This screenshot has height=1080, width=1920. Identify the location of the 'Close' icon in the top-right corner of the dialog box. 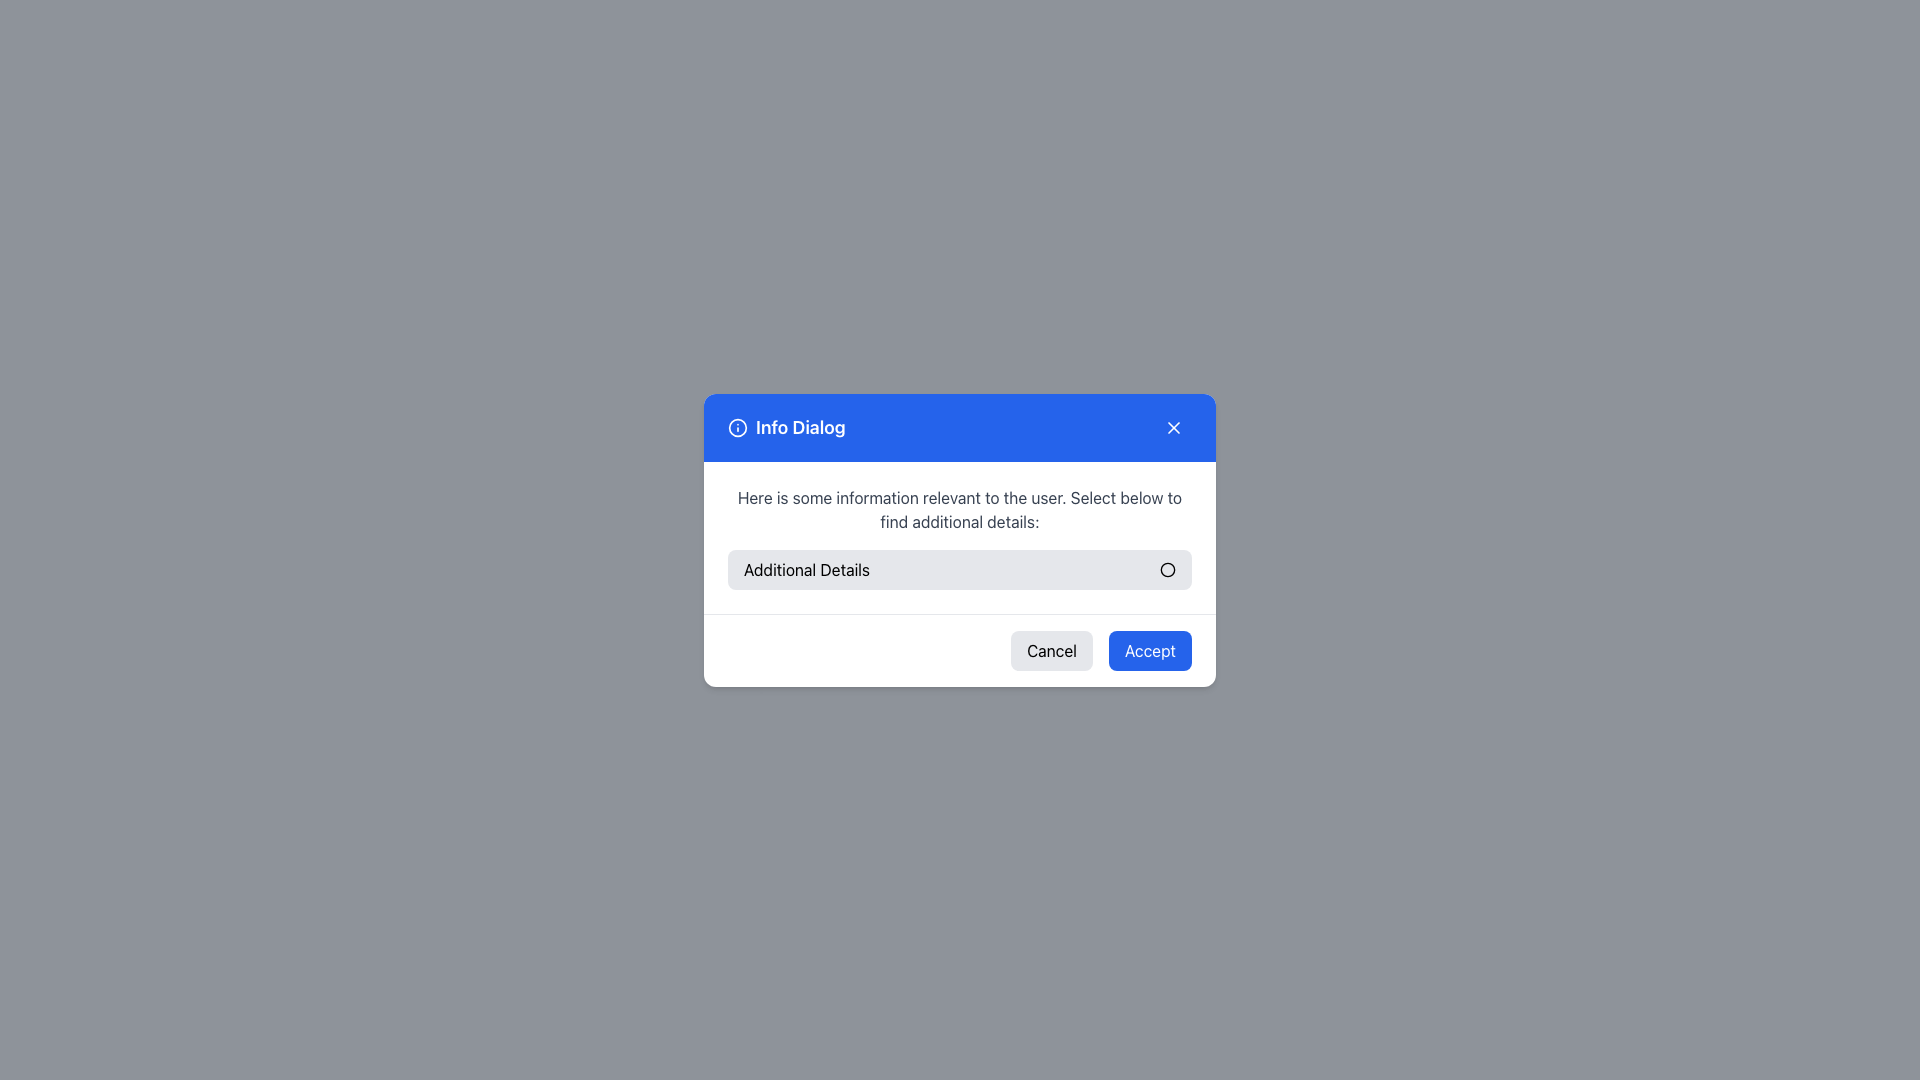
(1174, 426).